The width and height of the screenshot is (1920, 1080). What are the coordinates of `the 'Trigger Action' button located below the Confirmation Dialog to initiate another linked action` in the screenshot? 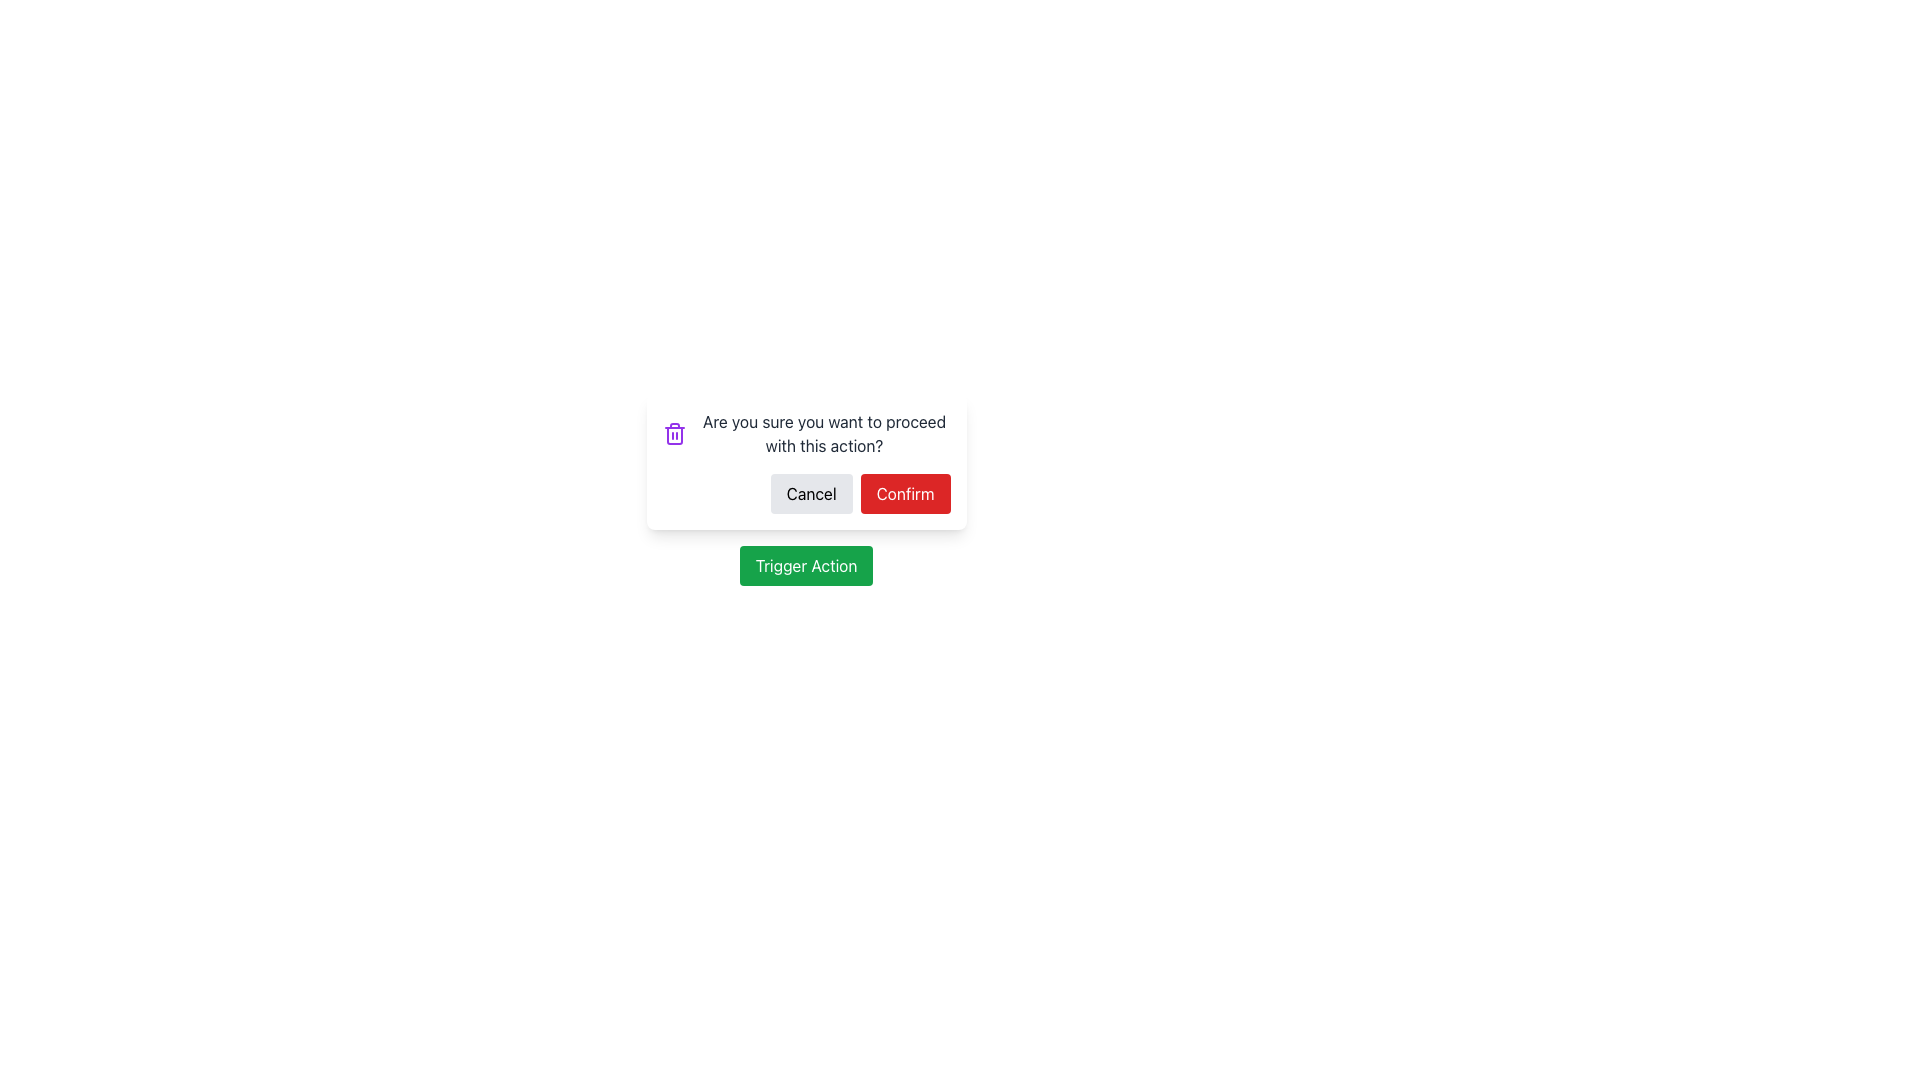 It's located at (806, 546).